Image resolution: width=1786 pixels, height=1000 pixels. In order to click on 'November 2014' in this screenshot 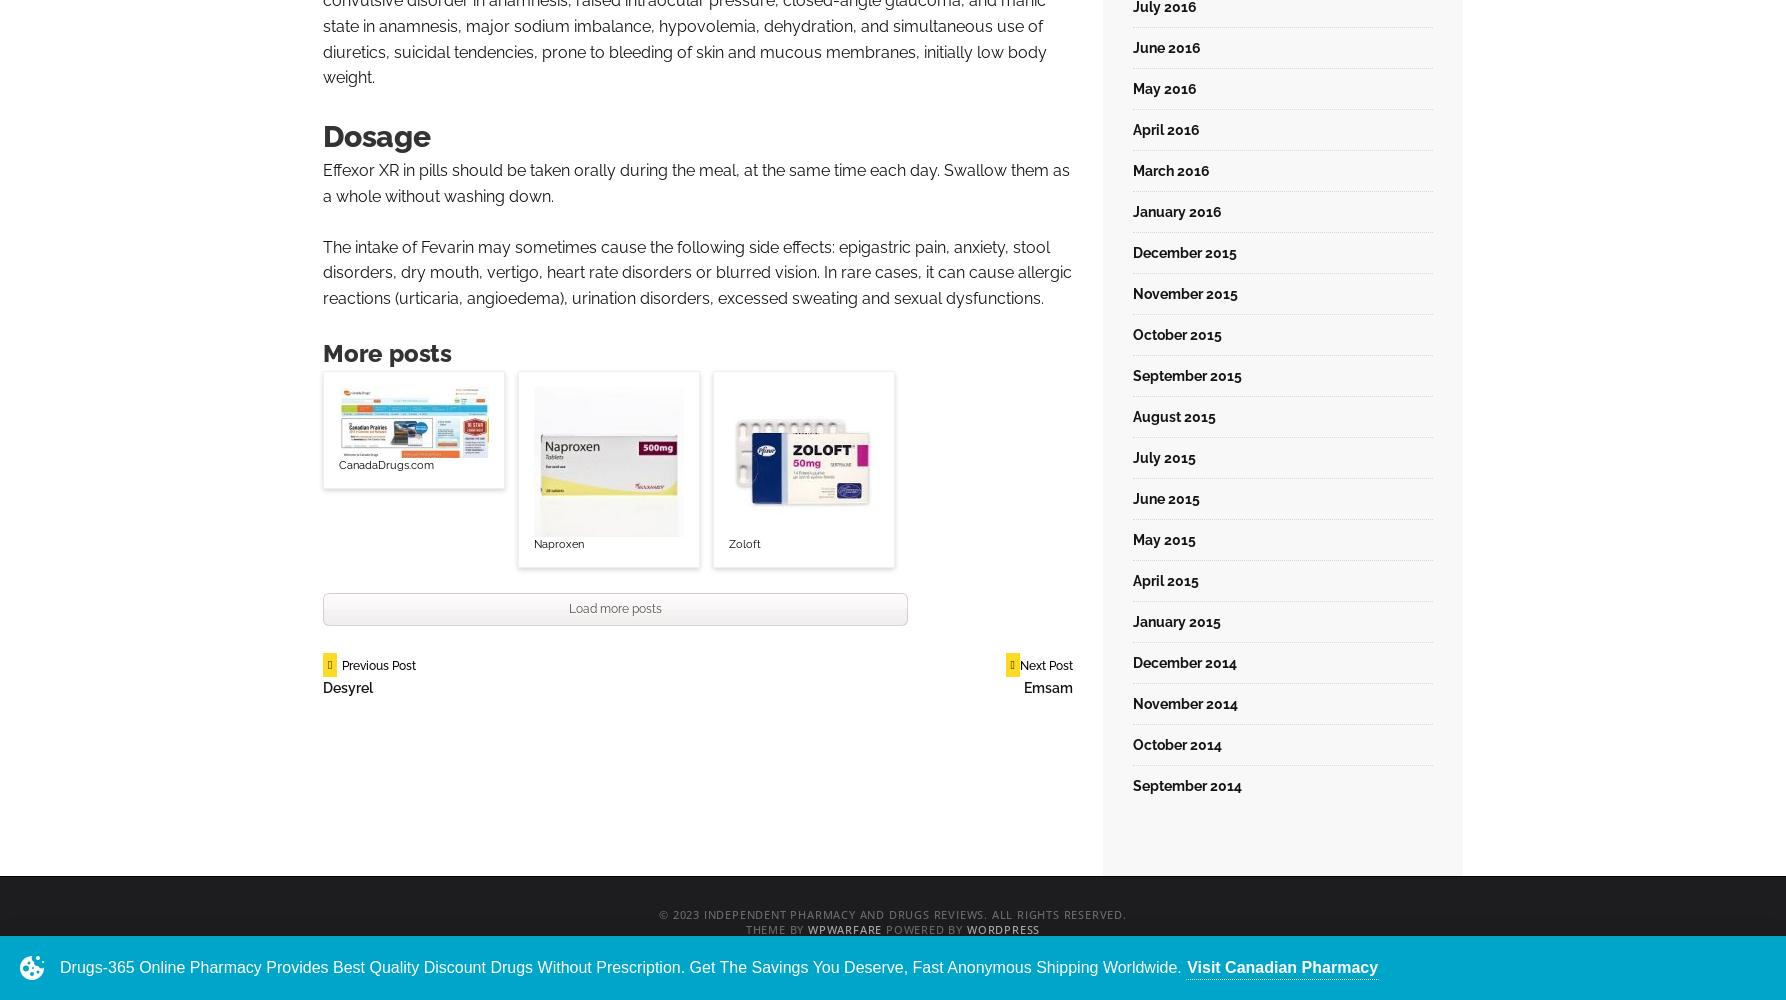, I will do `click(1184, 702)`.